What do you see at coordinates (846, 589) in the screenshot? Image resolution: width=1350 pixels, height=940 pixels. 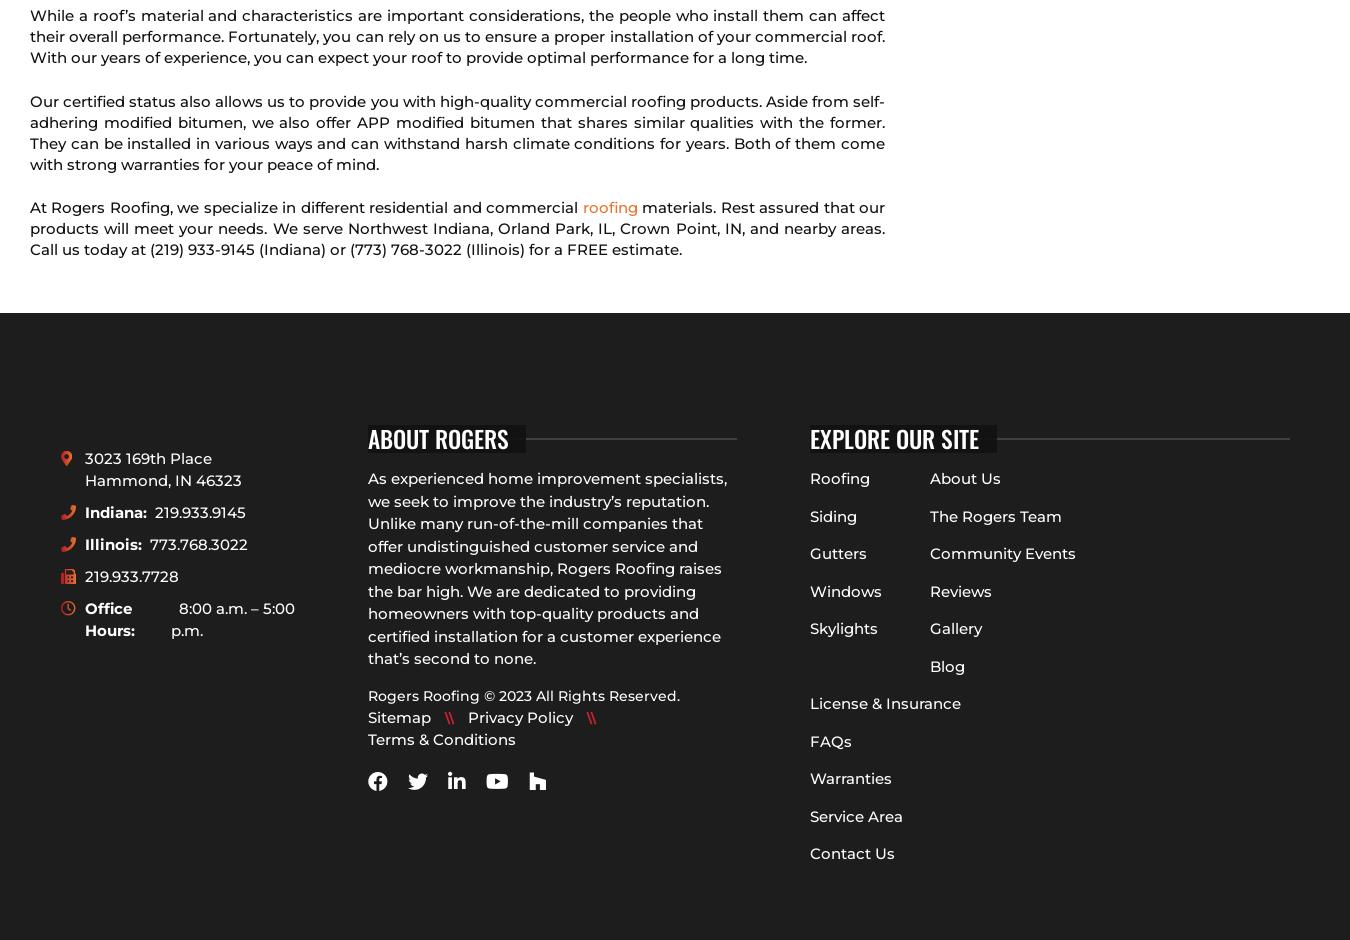 I see `'Windows'` at bounding box center [846, 589].